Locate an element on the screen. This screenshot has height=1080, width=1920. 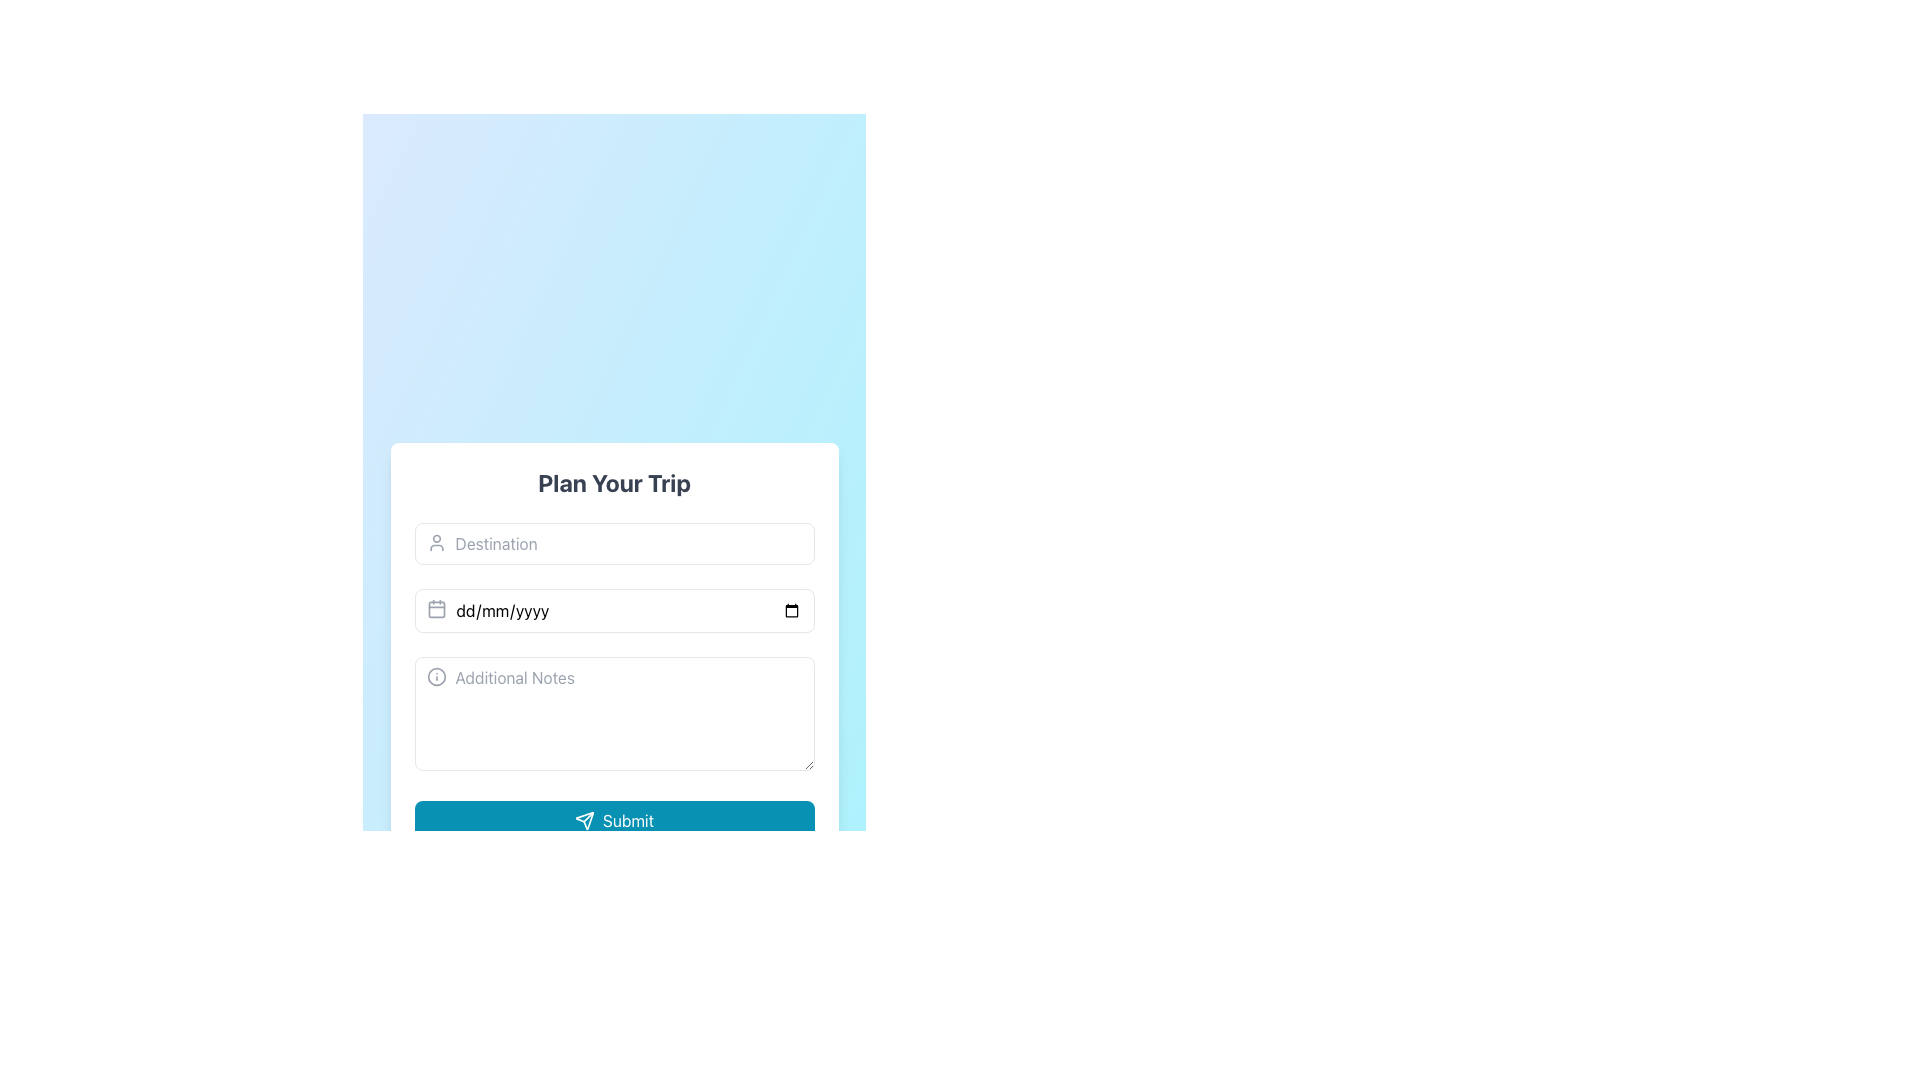
the date selection icon located on the left side of the date input field in the 'Plan Your Trip' form, which is positioned between the 'Destination' and 'Additional Notes' fields is located at coordinates (435, 608).